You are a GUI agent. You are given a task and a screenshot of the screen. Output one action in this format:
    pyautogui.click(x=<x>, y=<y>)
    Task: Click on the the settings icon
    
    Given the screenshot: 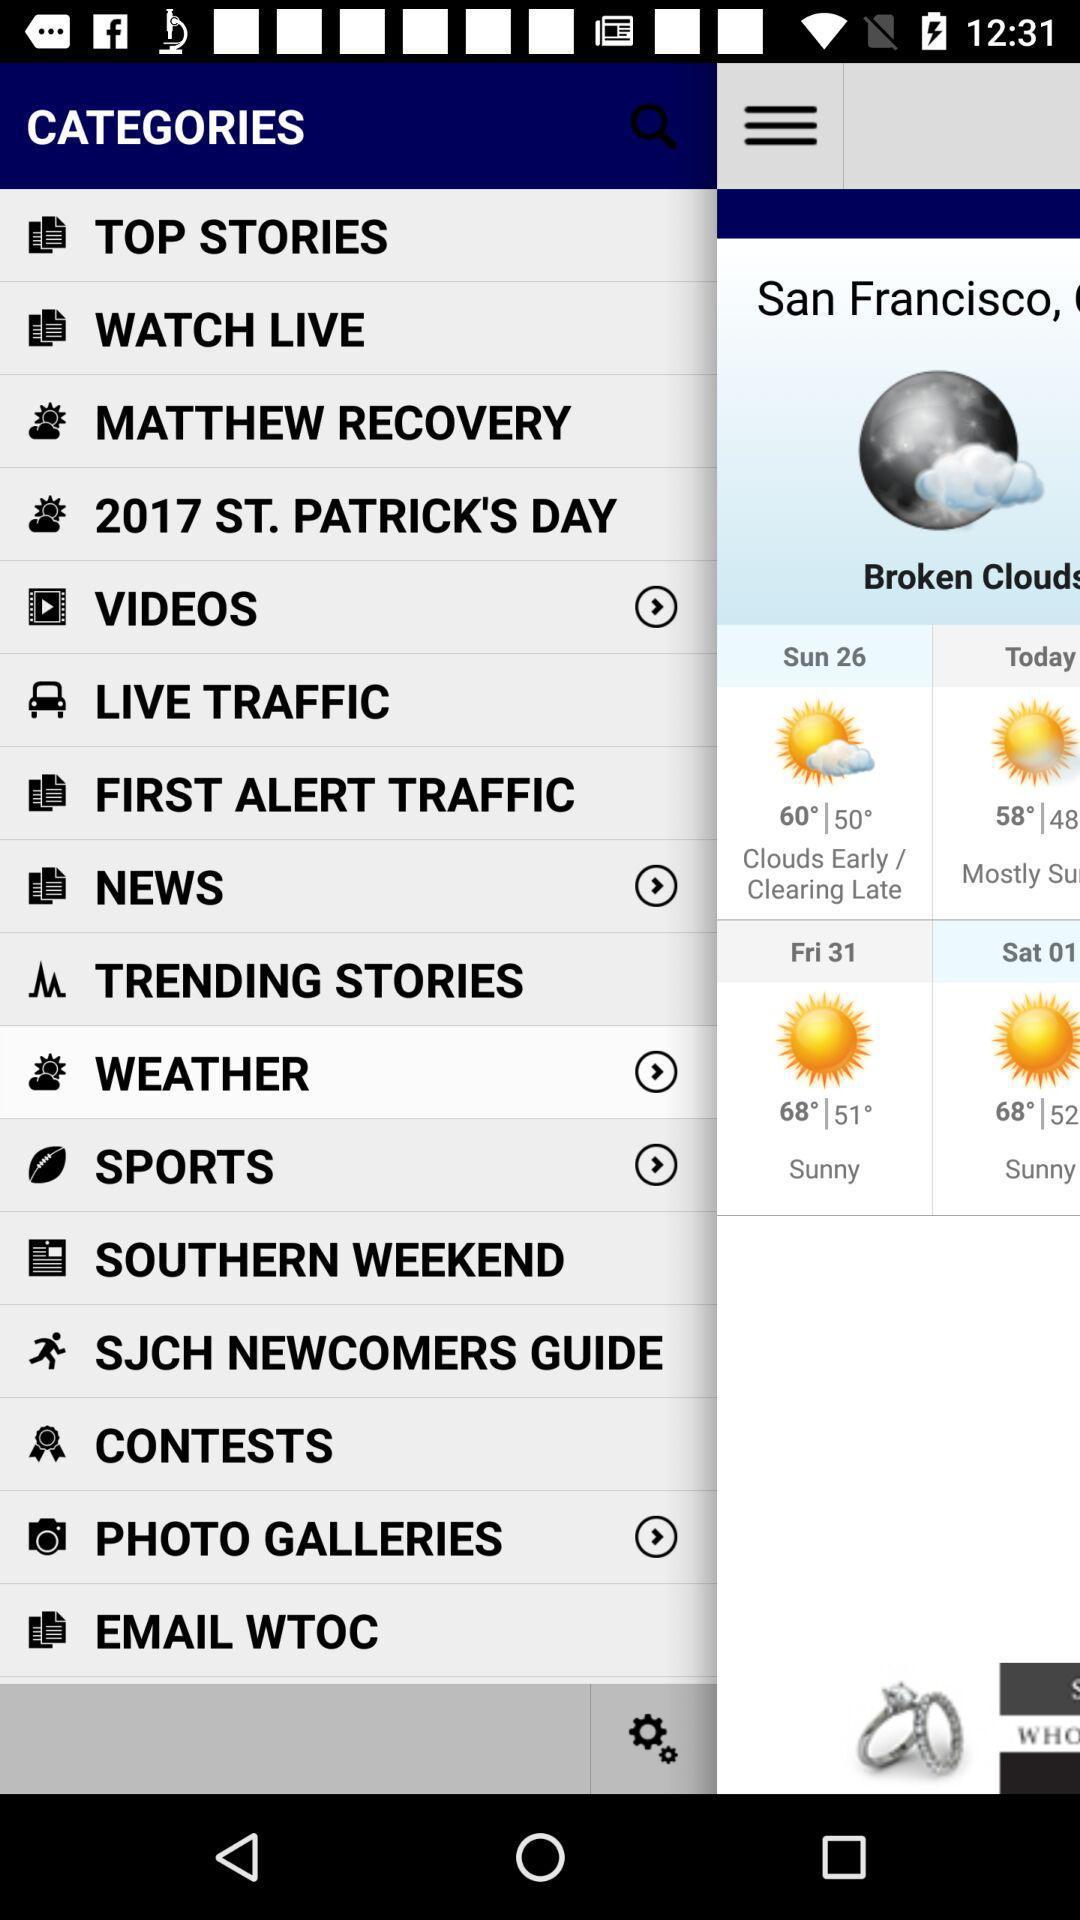 What is the action you would take?
    pyautogui.click(x=654, y=1737)
    